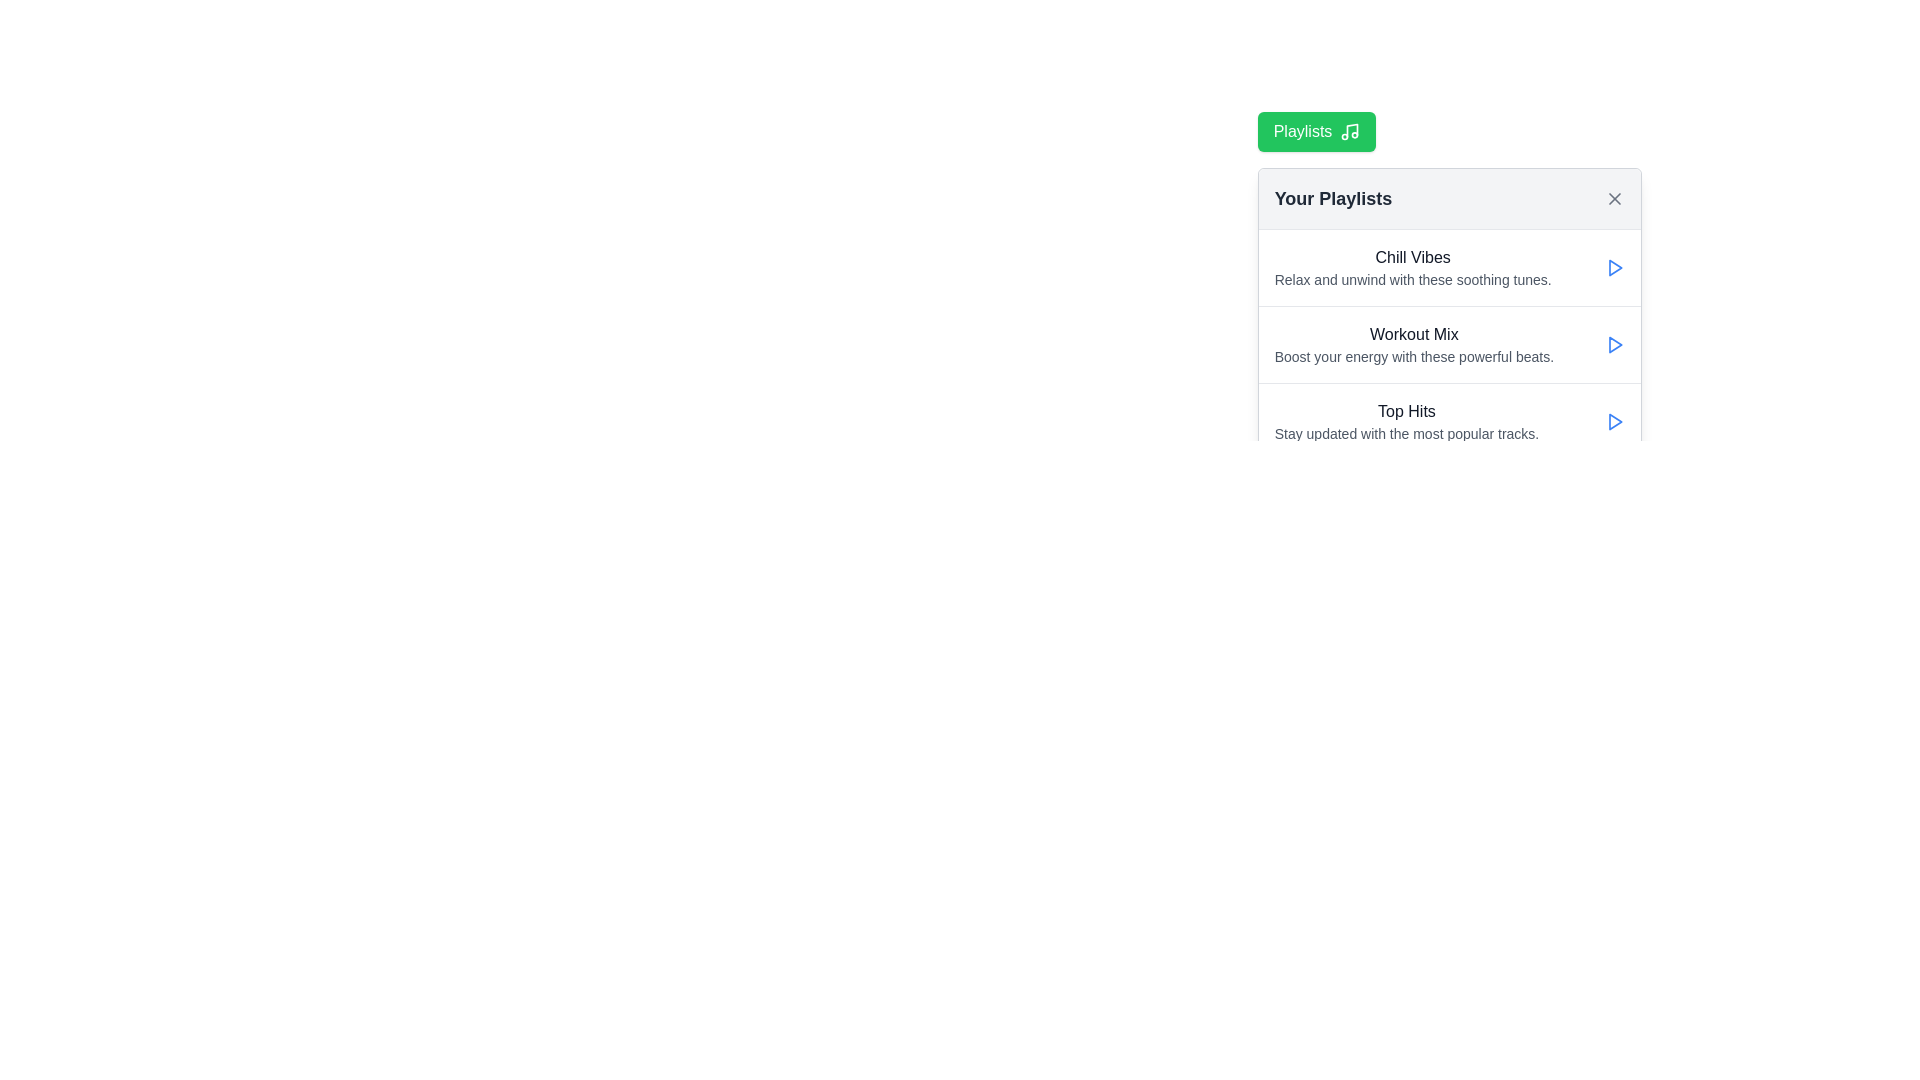 This screenshot has height=1080, width=1920. What do you see at coordinates (1413, 343) in the screenshot?
I see `the 'Workout Mix' clickable text section` at bounding box center [1413, 343].